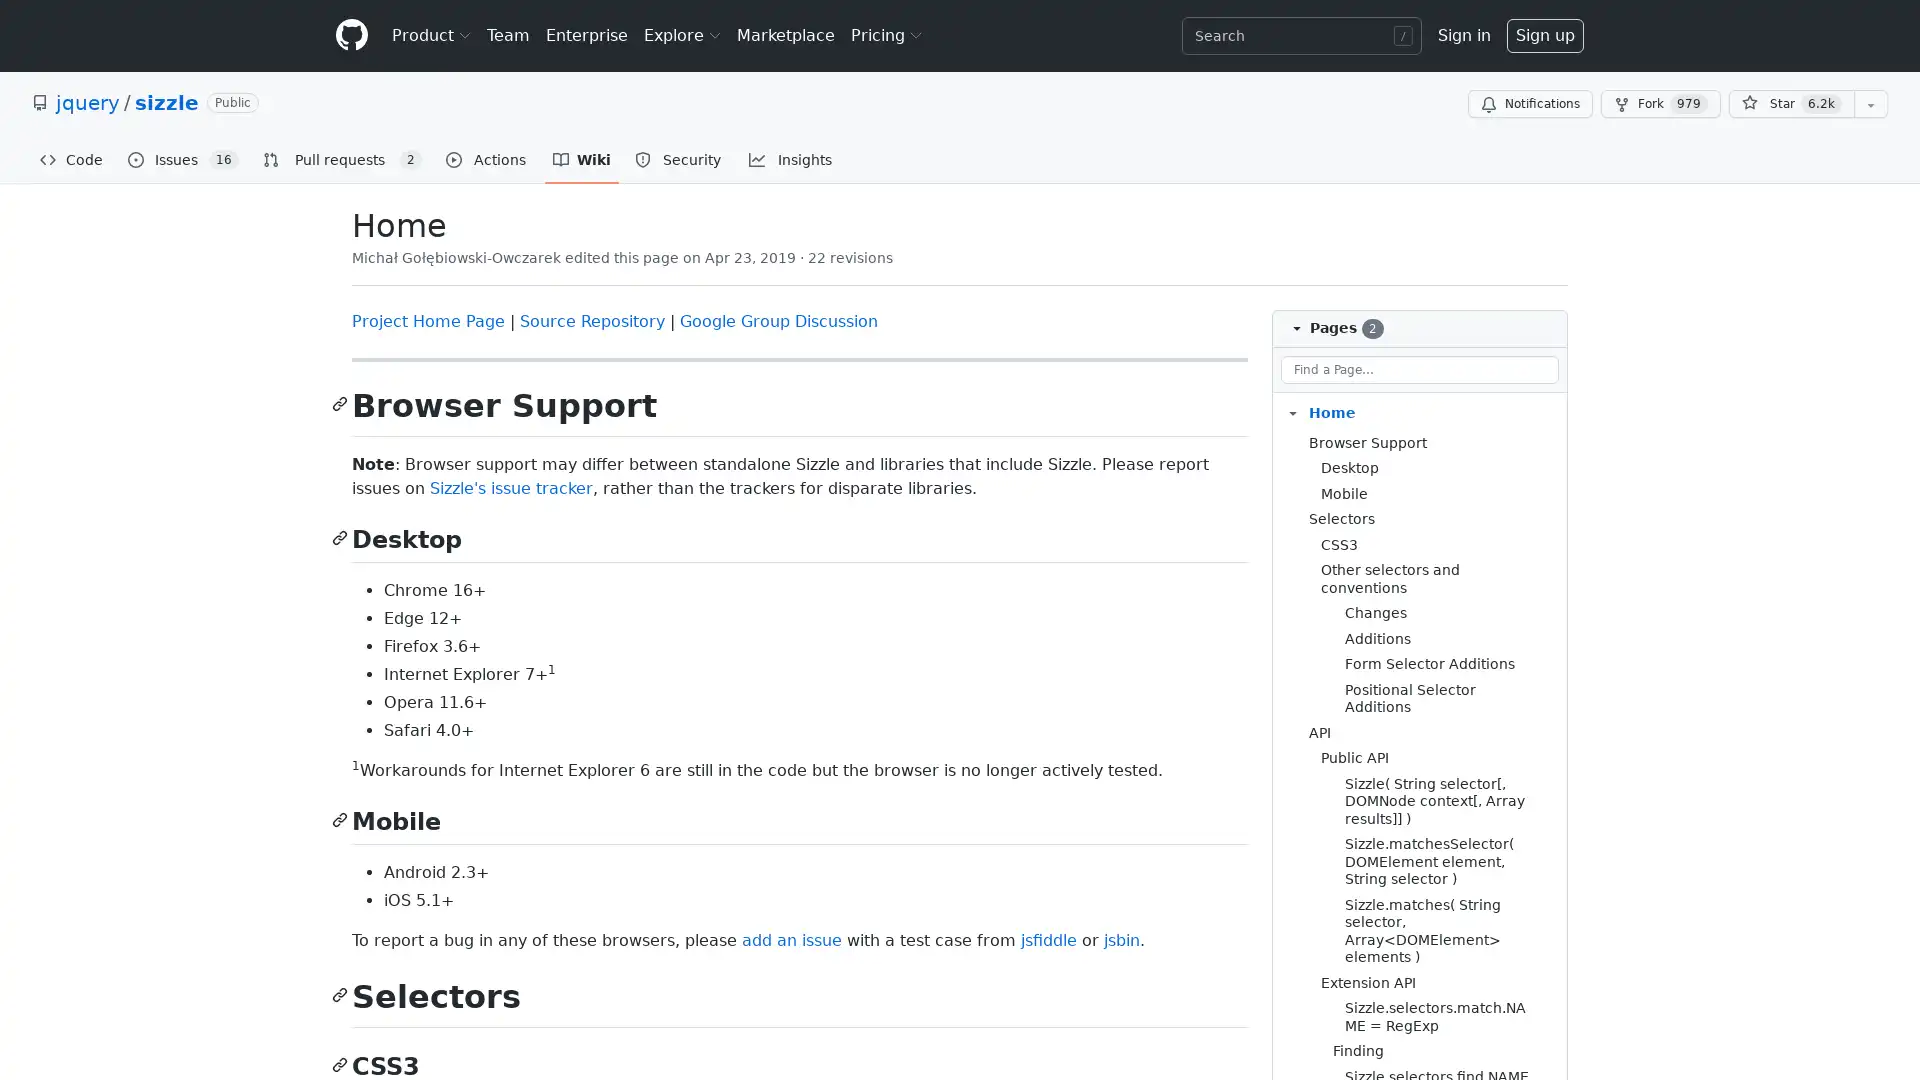  I want to click on You must be signed in to add this repository to a list, so click(1870, 104).